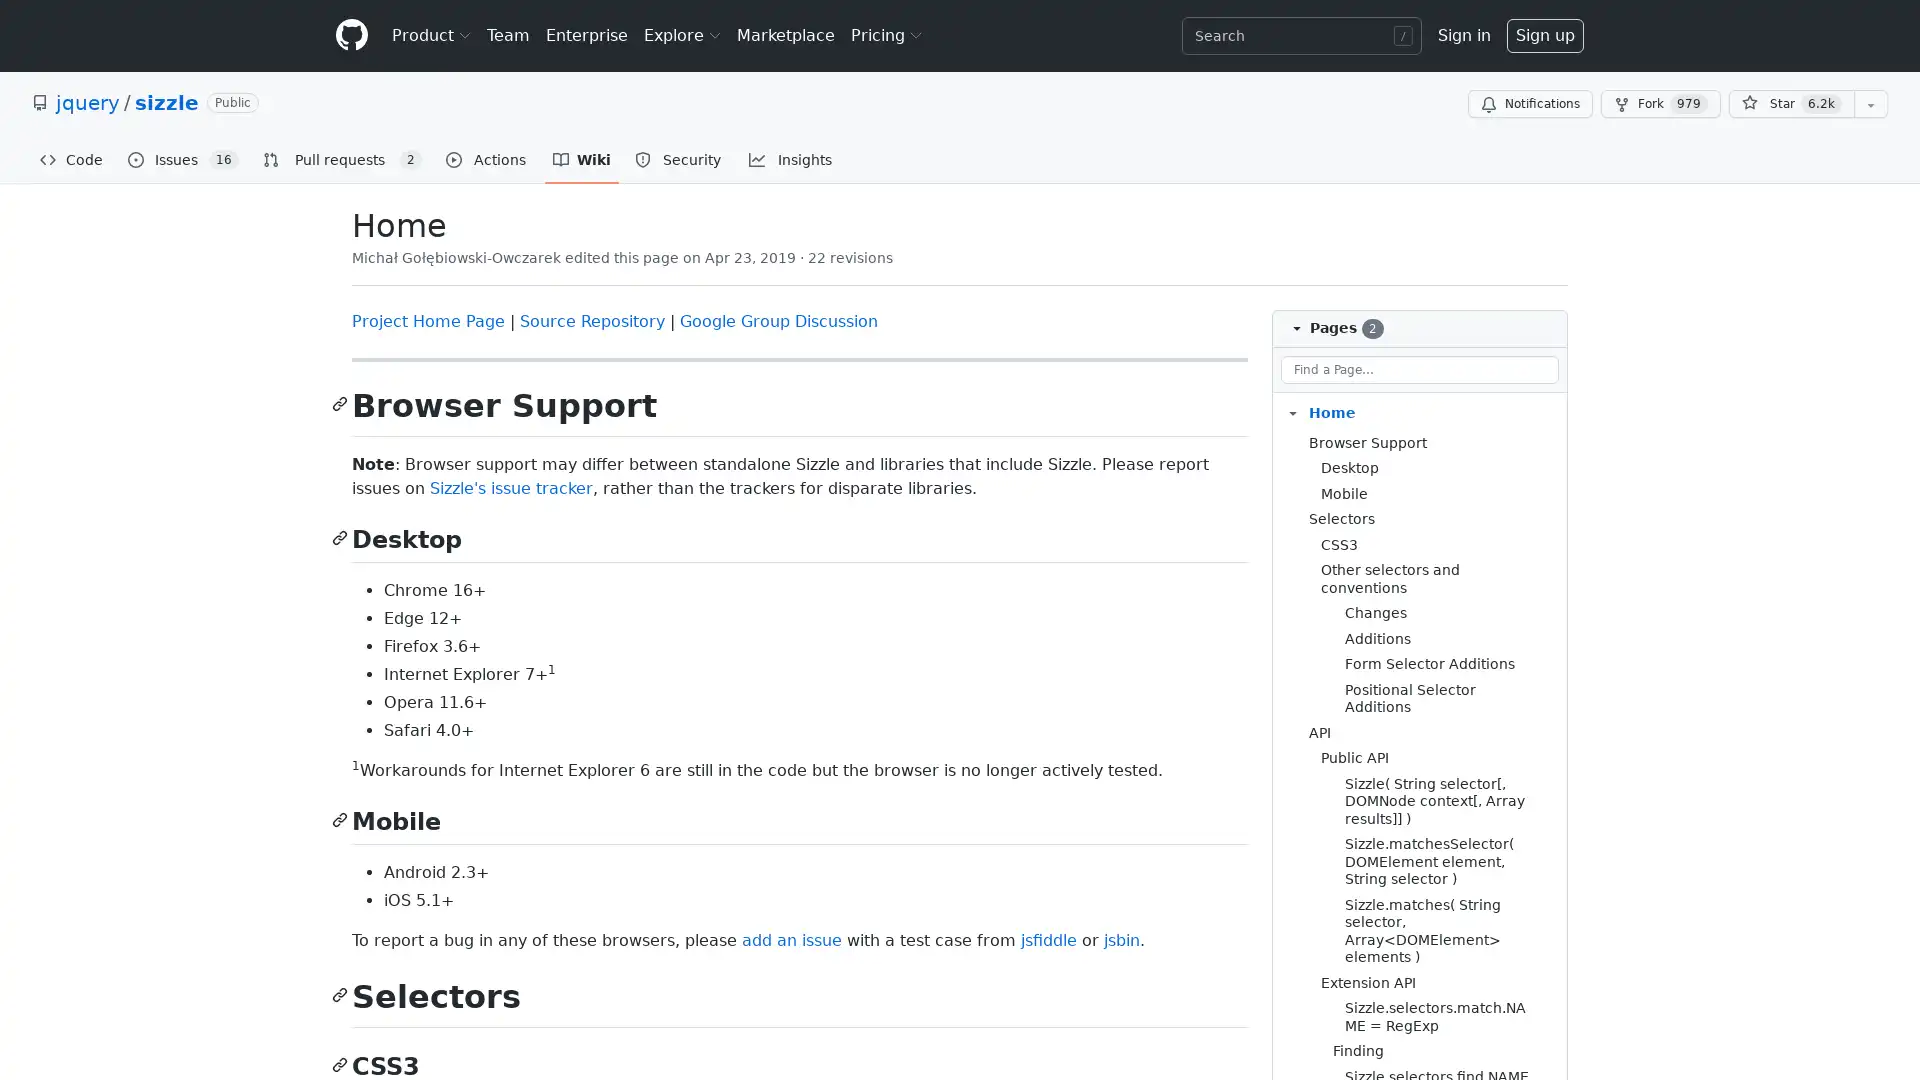  I want to click on You must be signed in to add this repository to a list, so click(1870, 104).